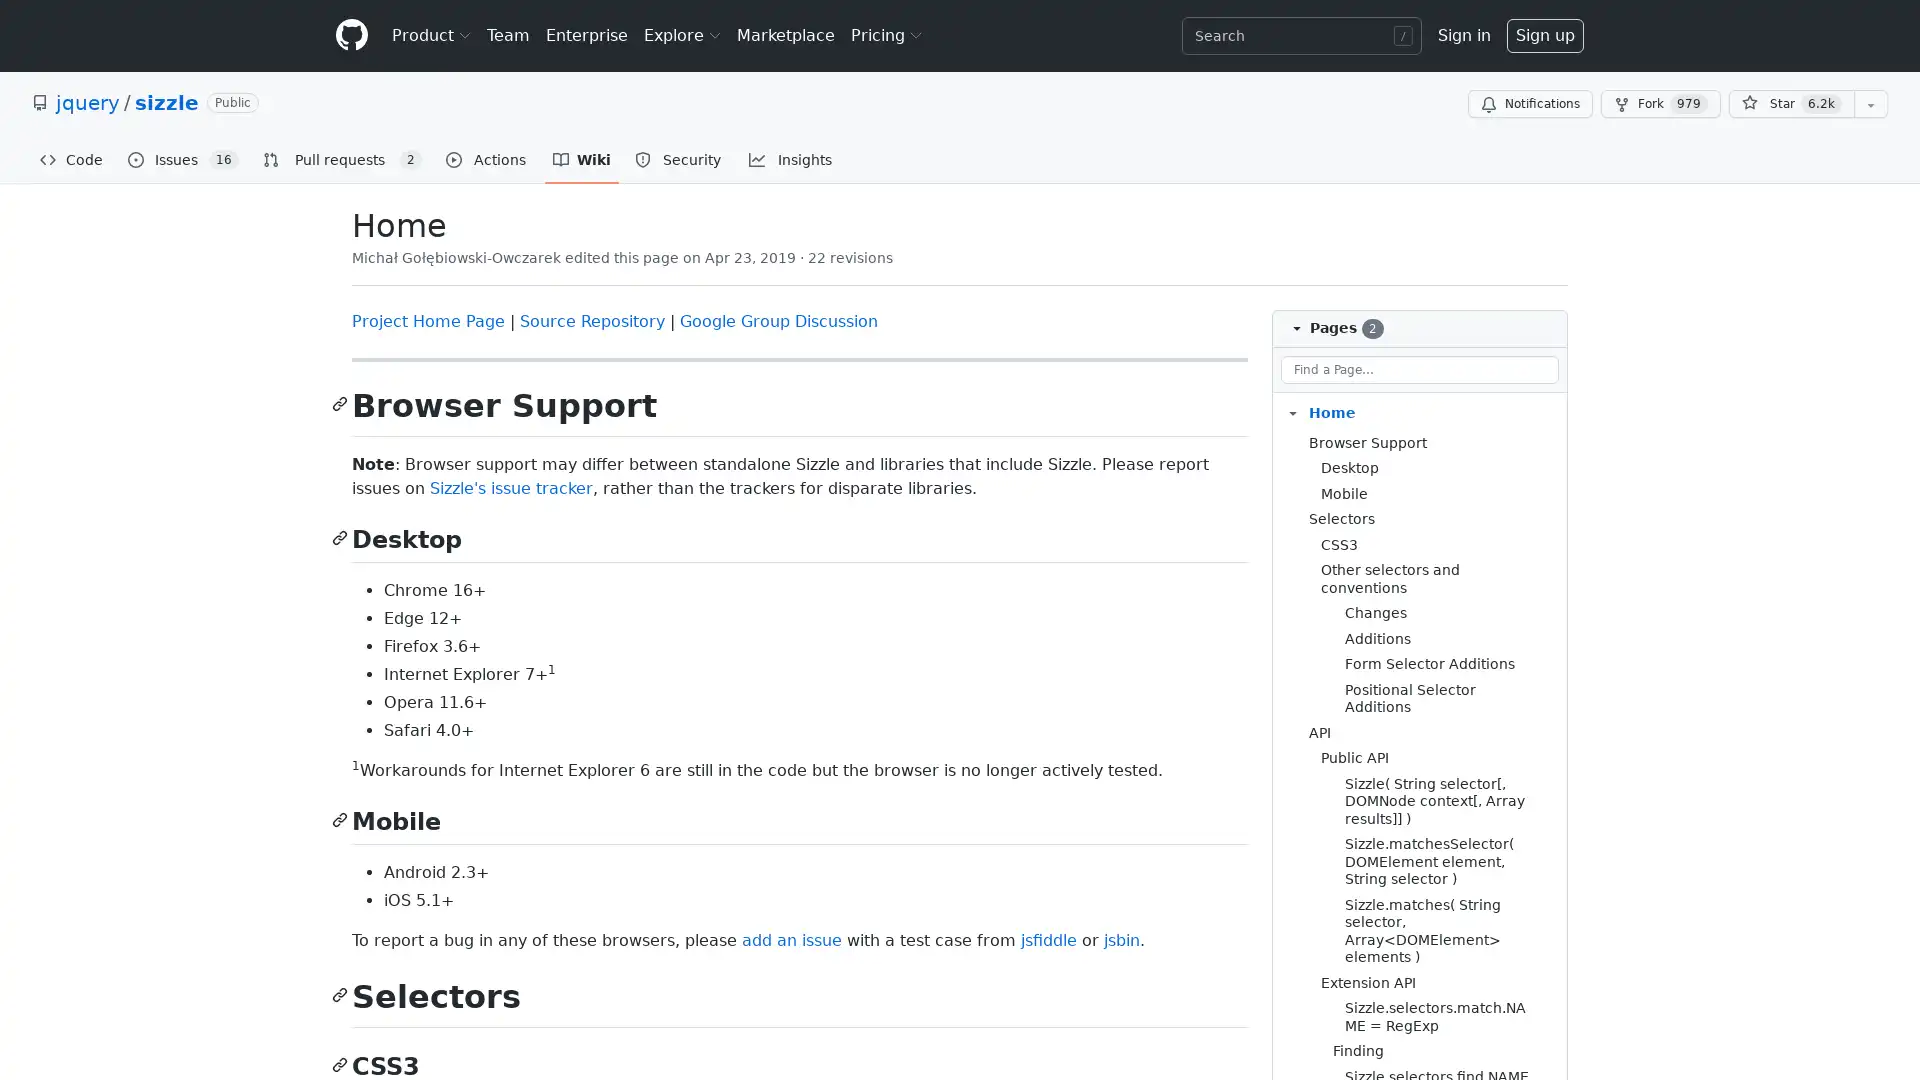  I want to click on You must be signed in to add this repository to a list, so click(1870, 104).